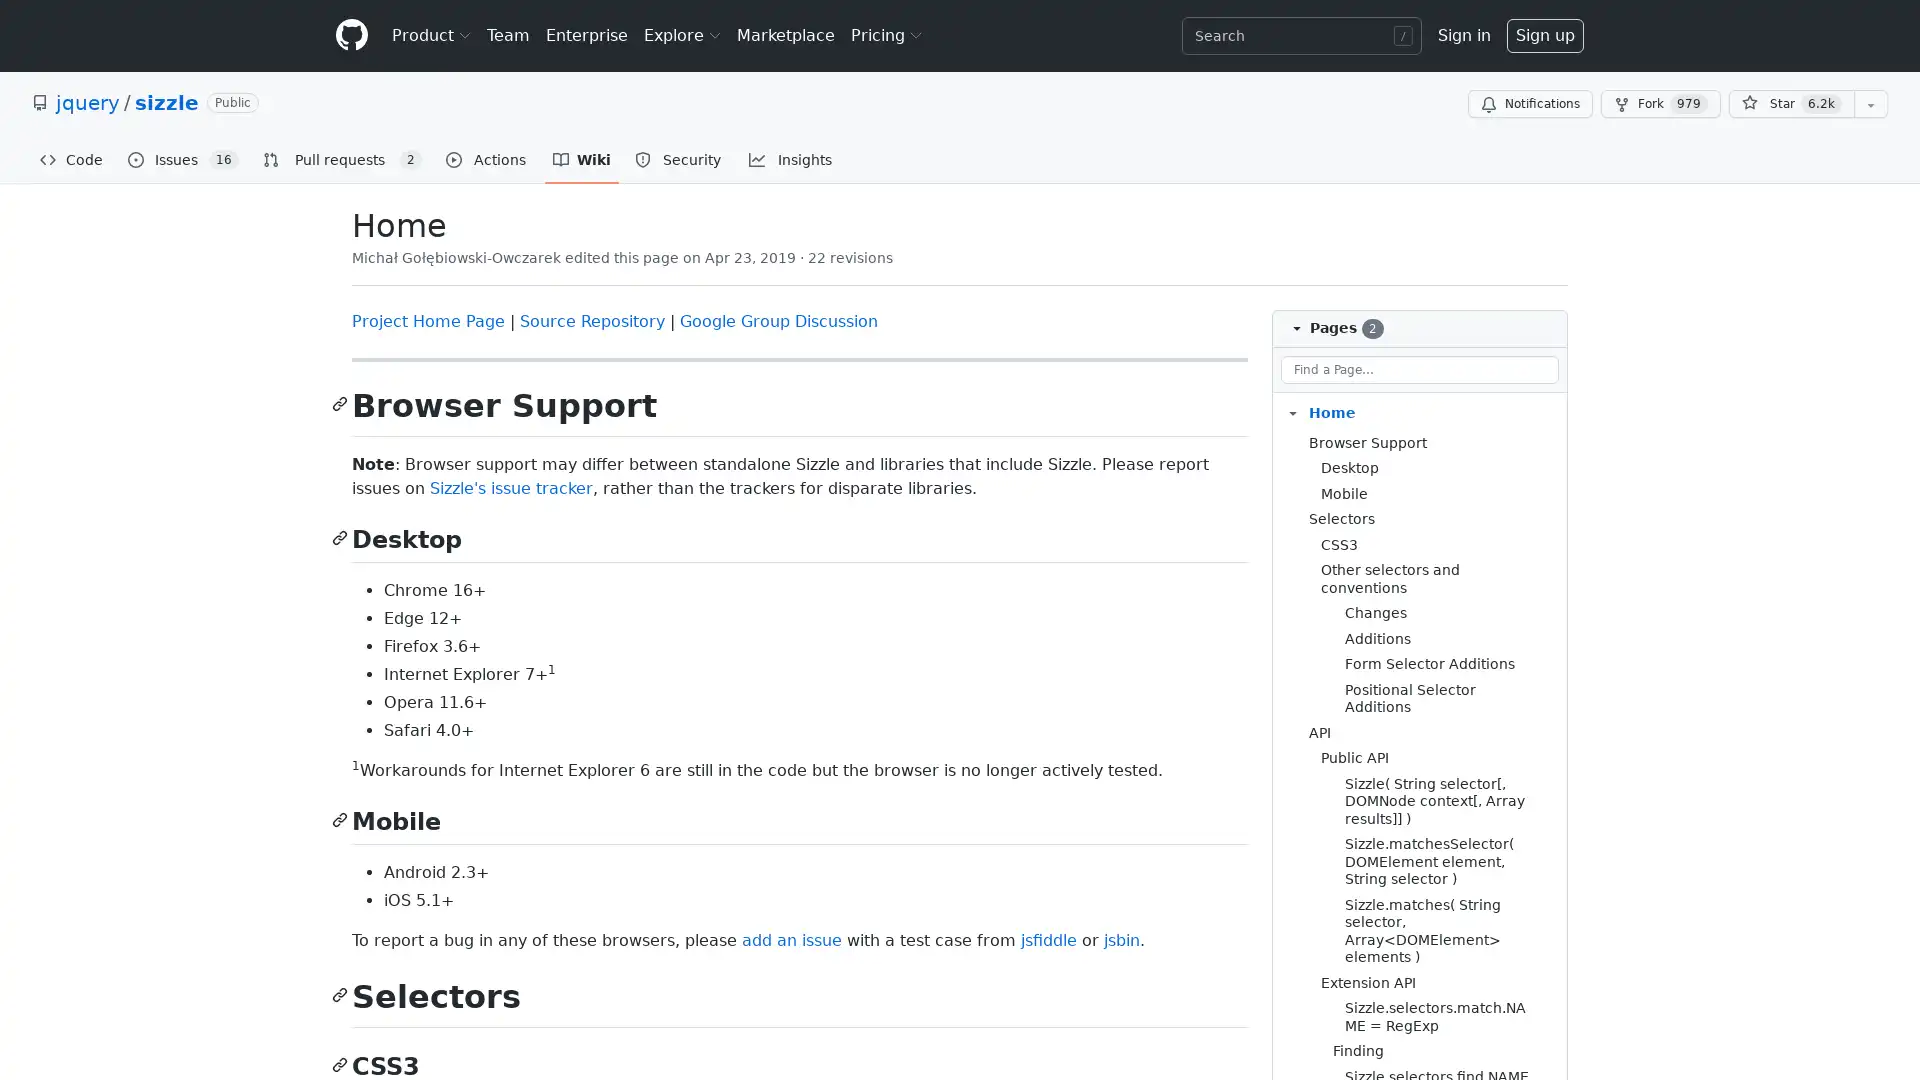  I want to click on You must be signed in to add this repository to a list, so click(1870, 104).